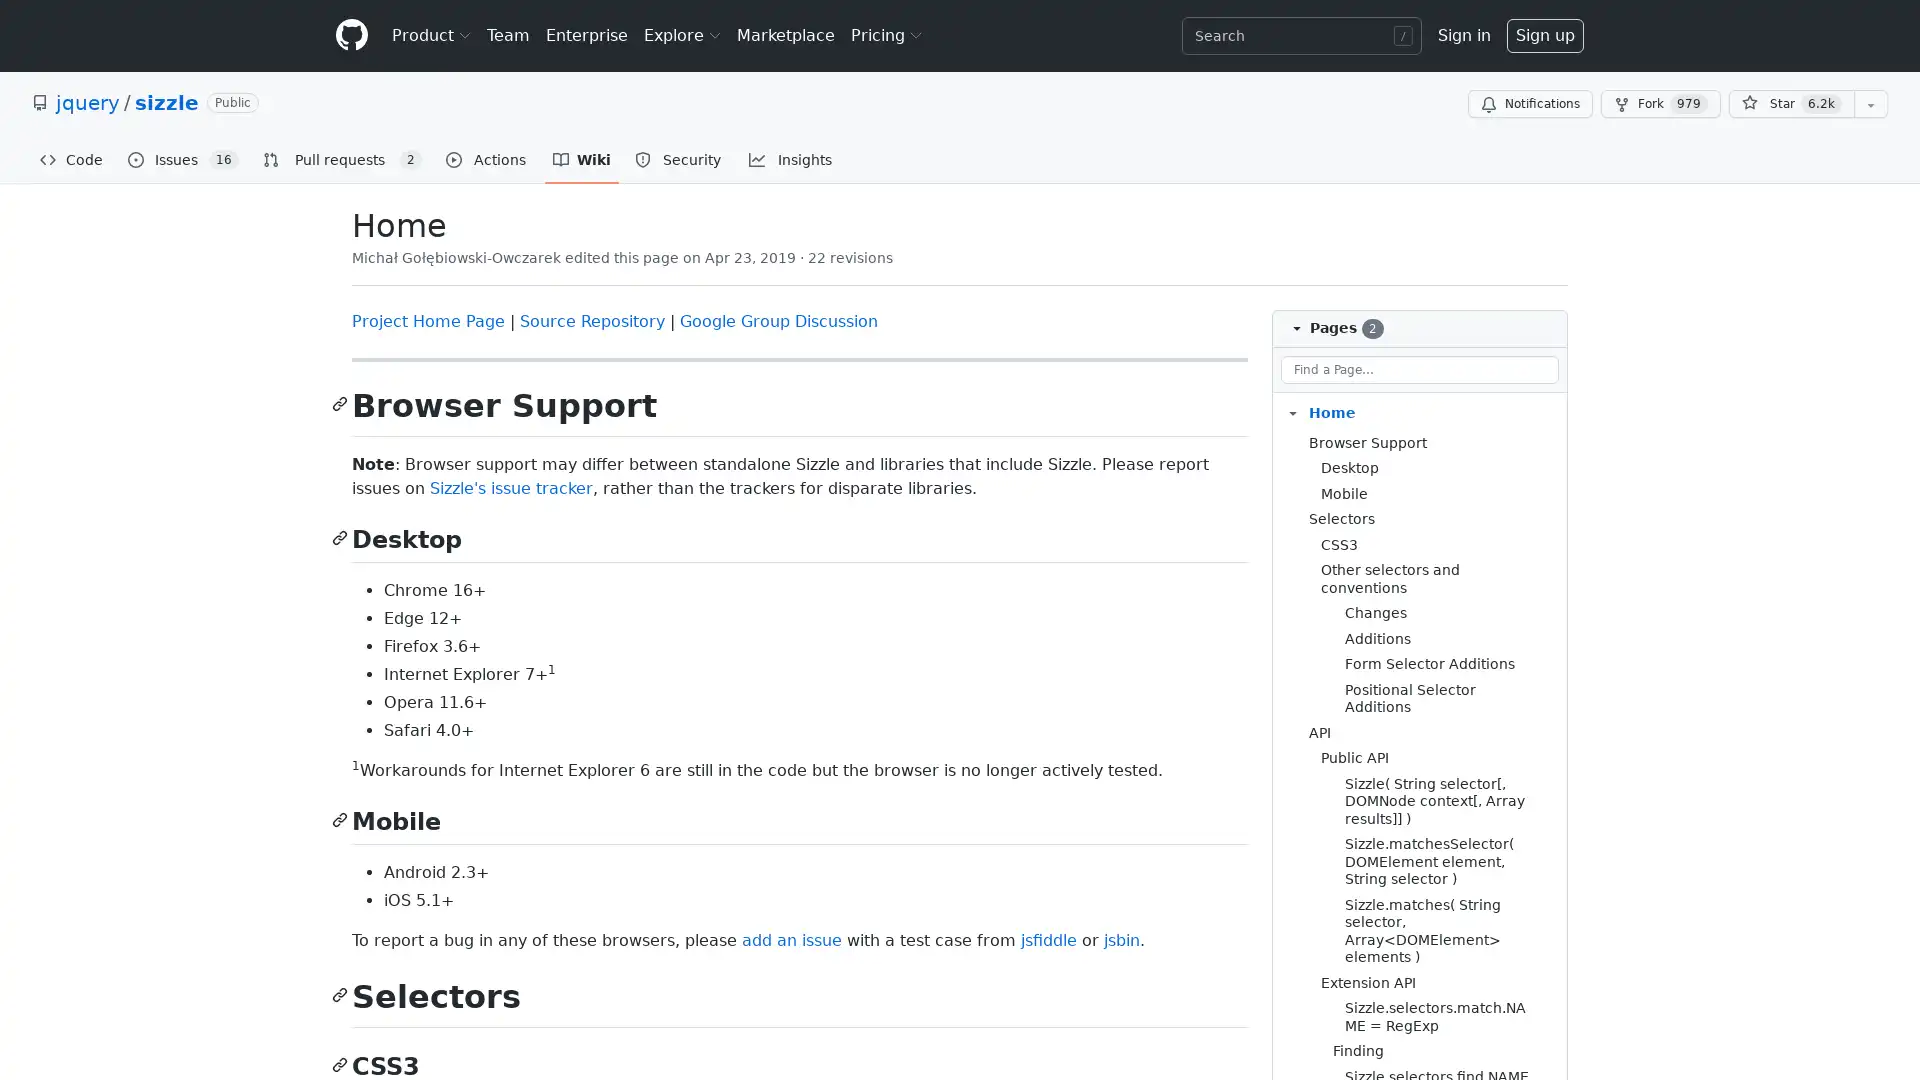  I want to click on You must be signed in to add this repository to a list, so click(1870, 104).